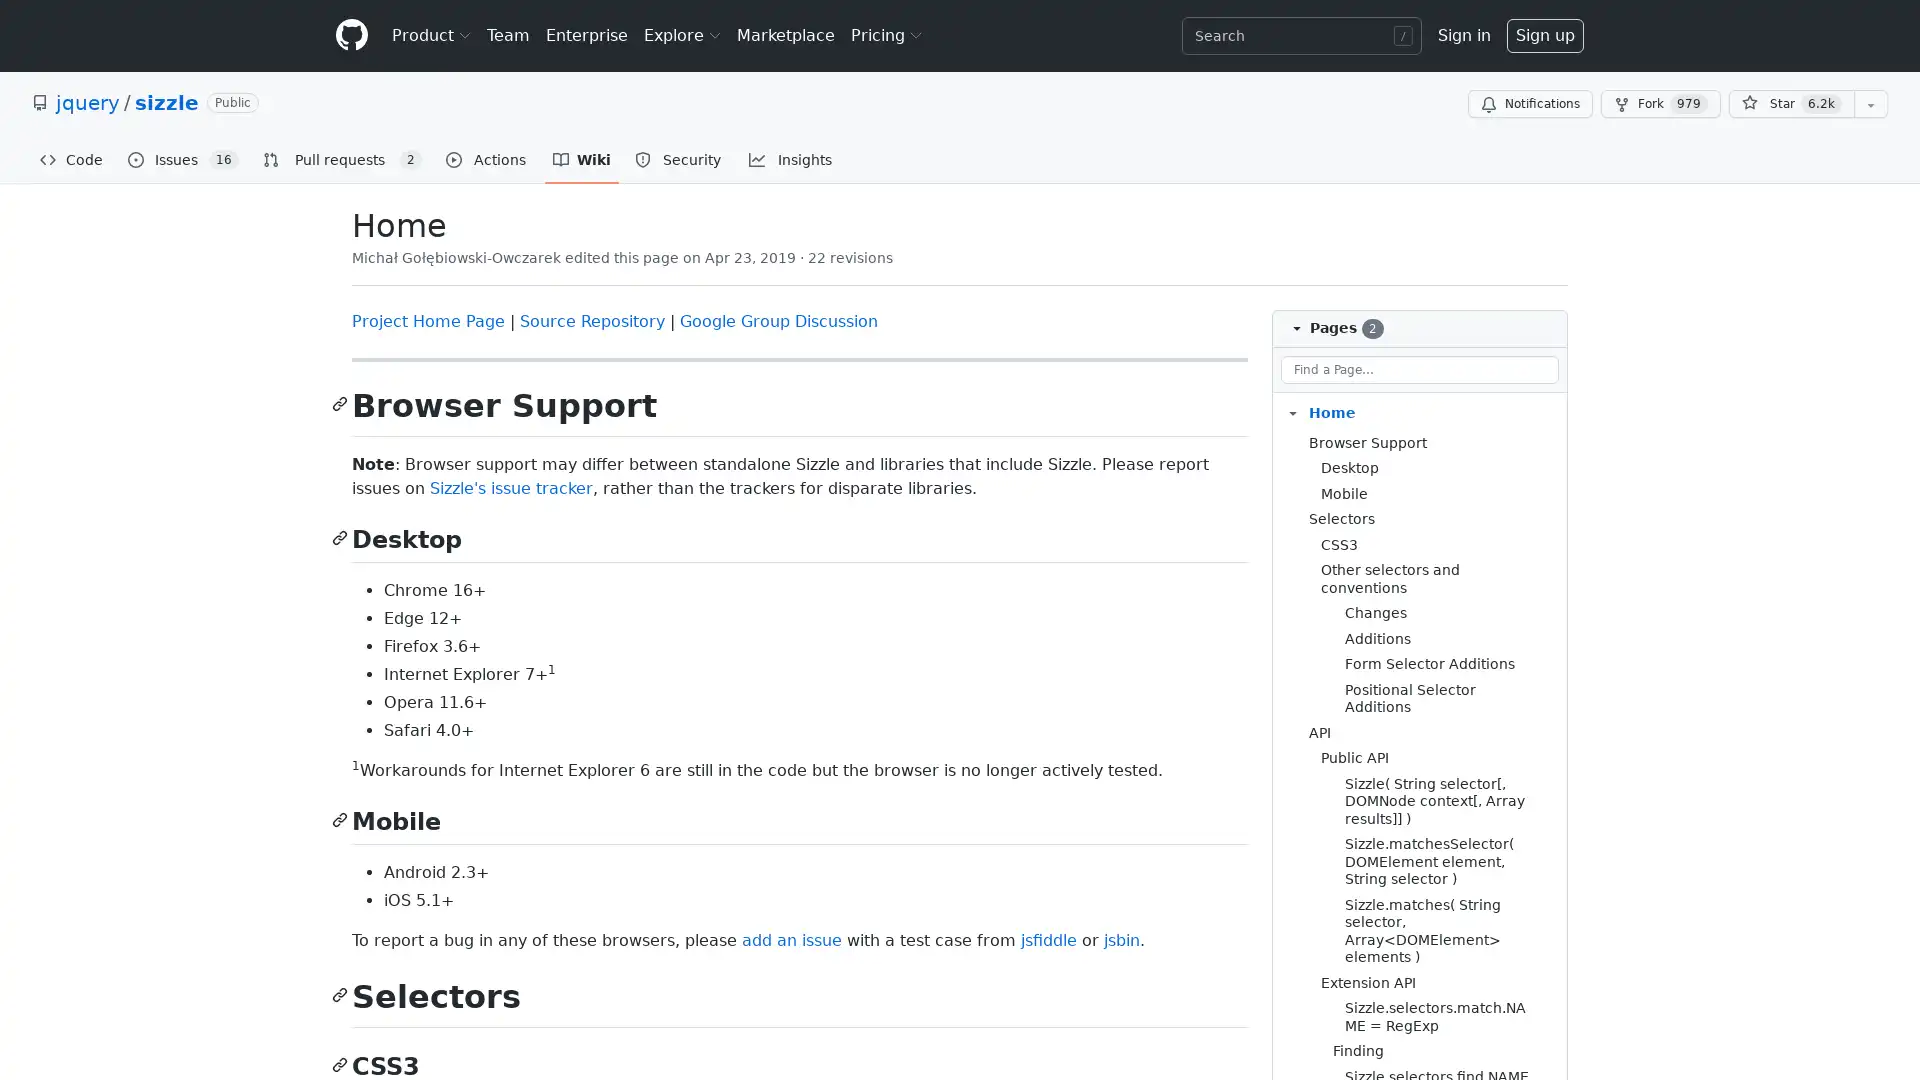  I want to click on You must be signed in to add this repository to a list, so click(1870, 104).